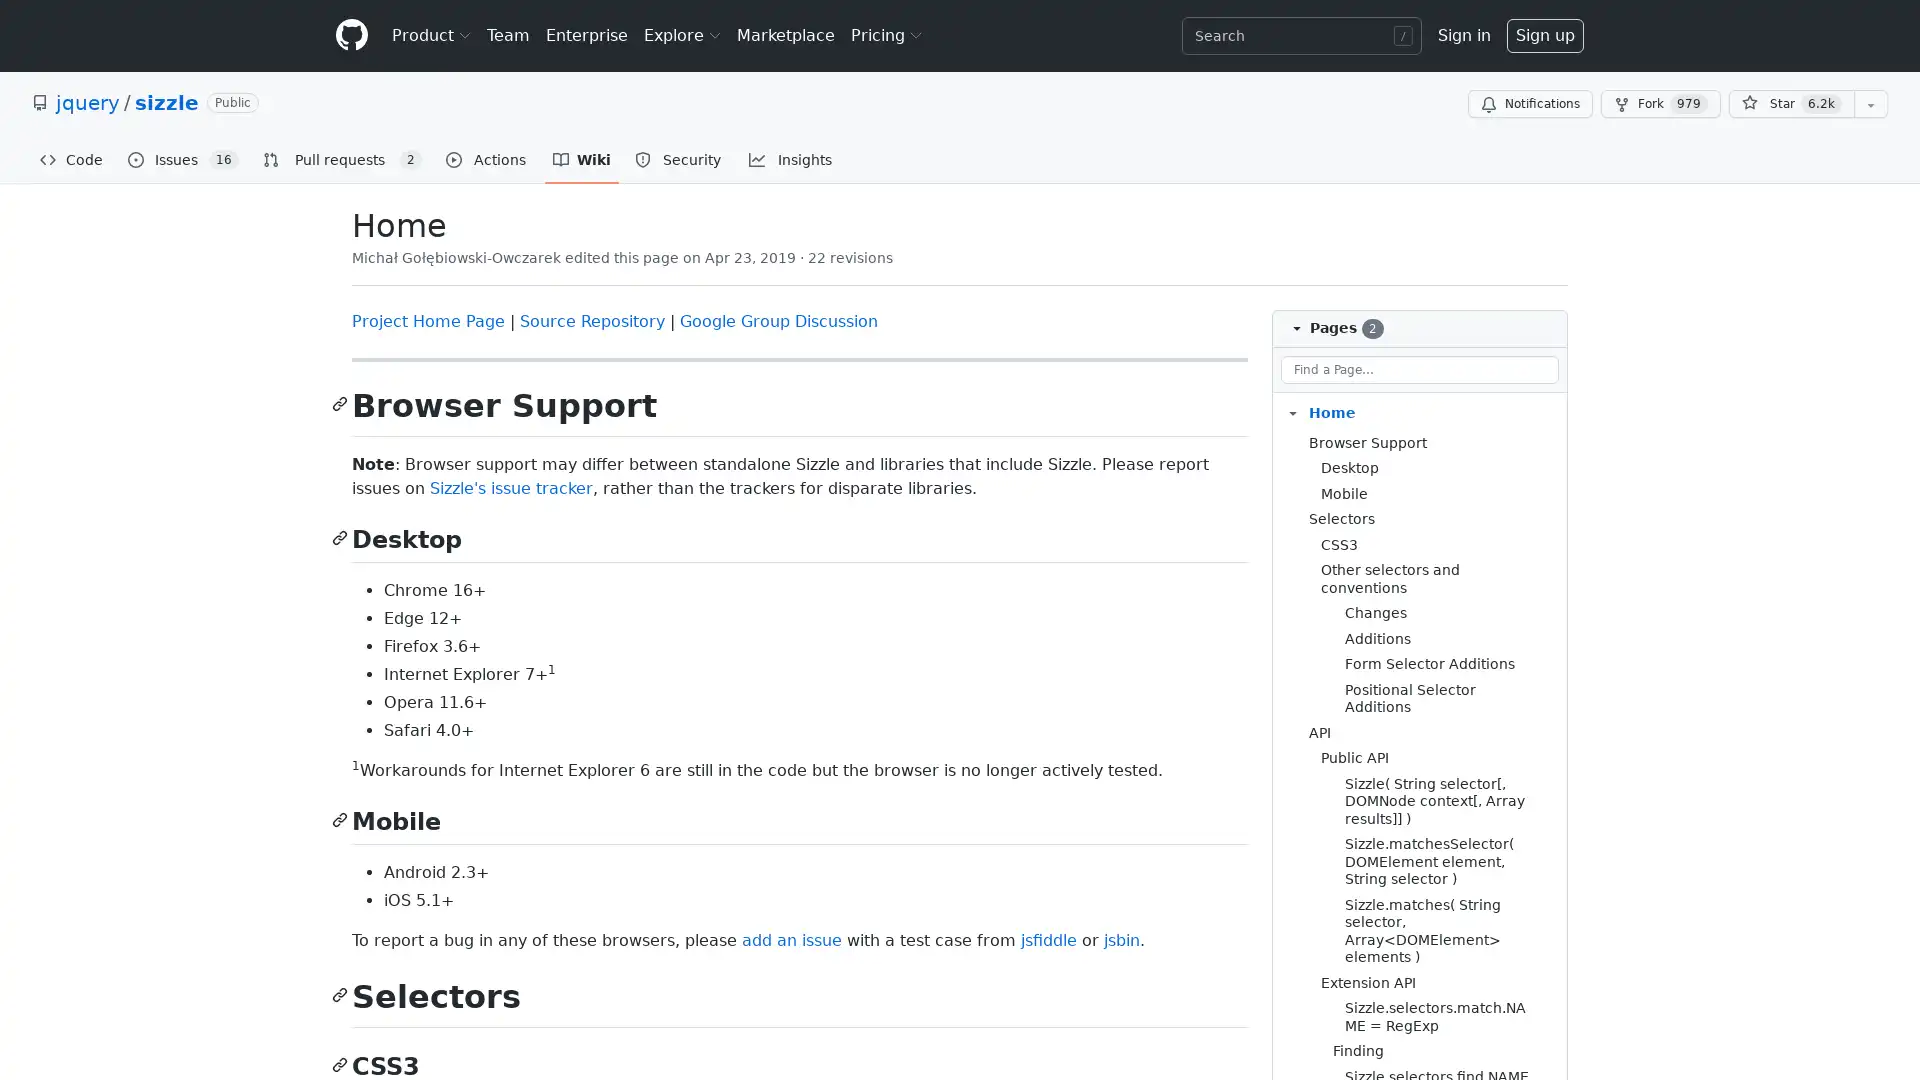  I want to click on You must be signed in to add this repository to a list, so click(1870, 104).